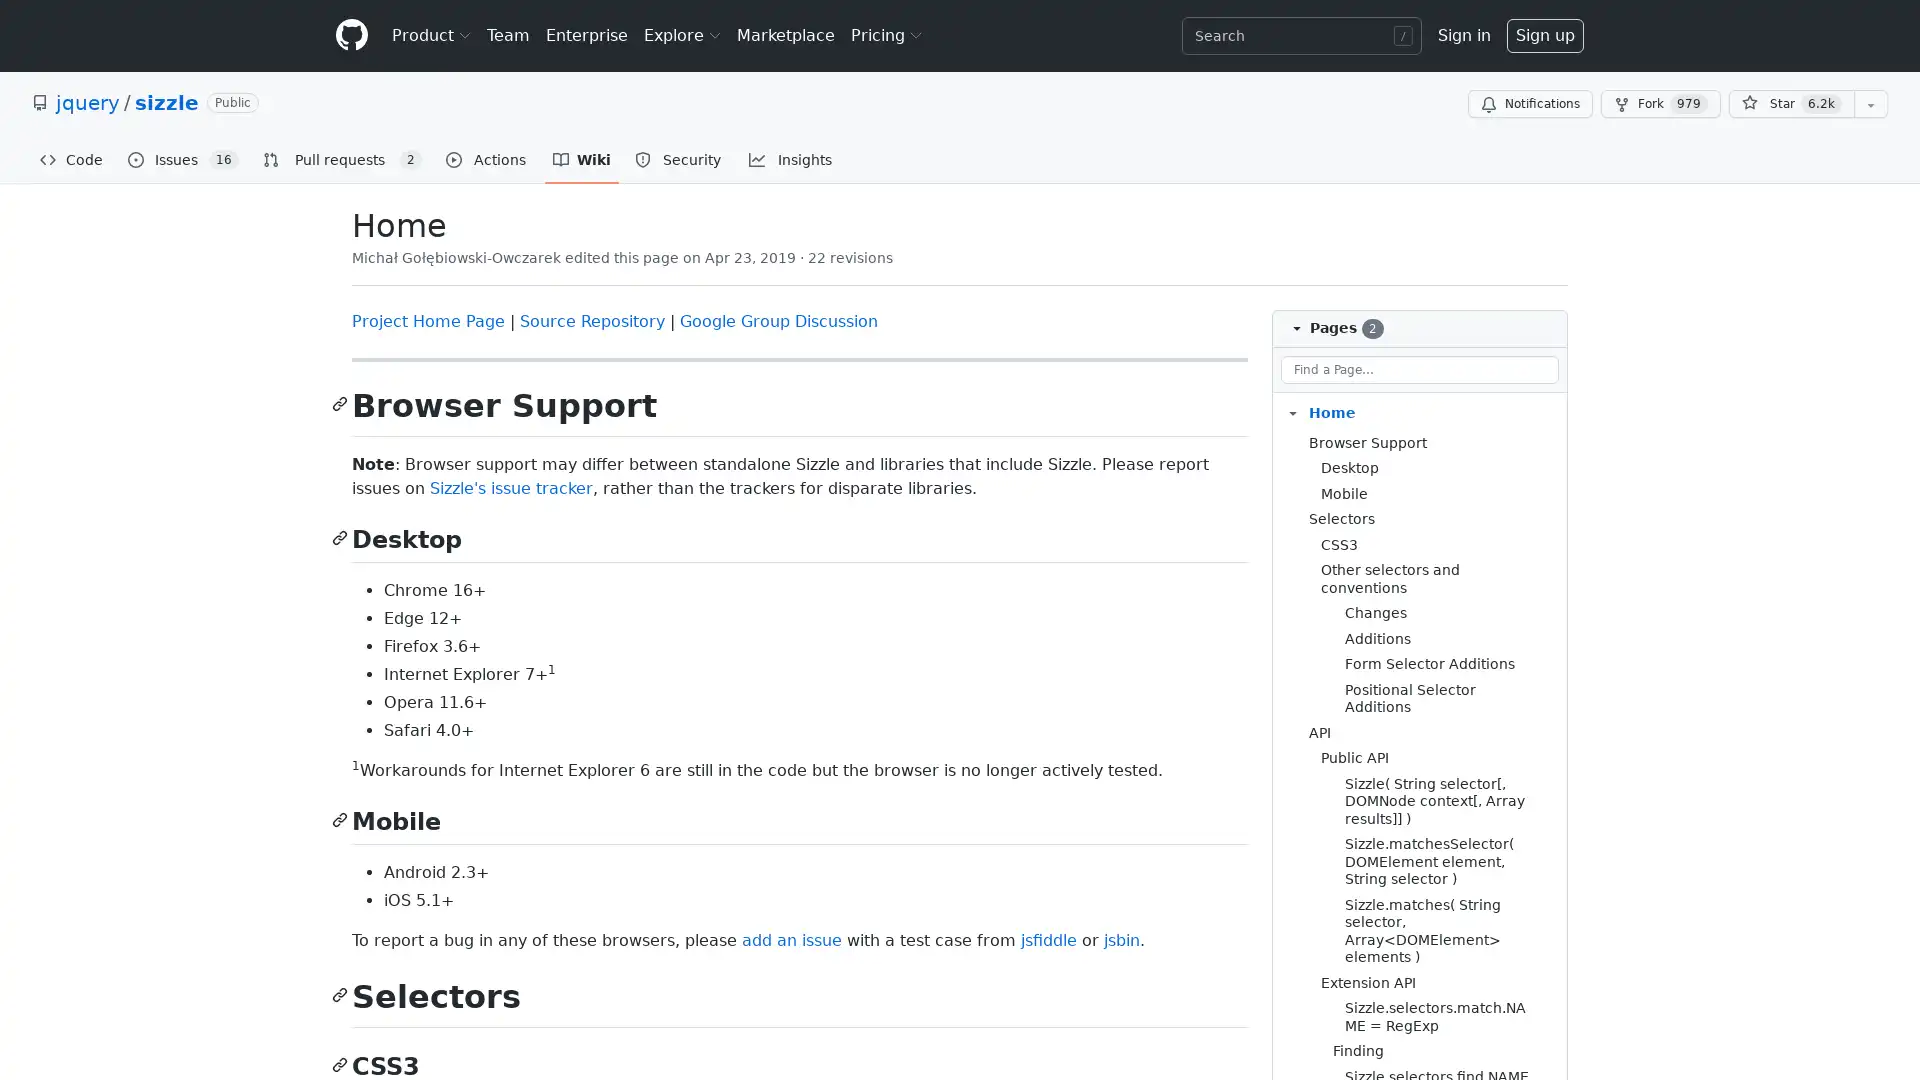  I want to click on You must be signed in to add this repository to a list, so click(1870, 104).